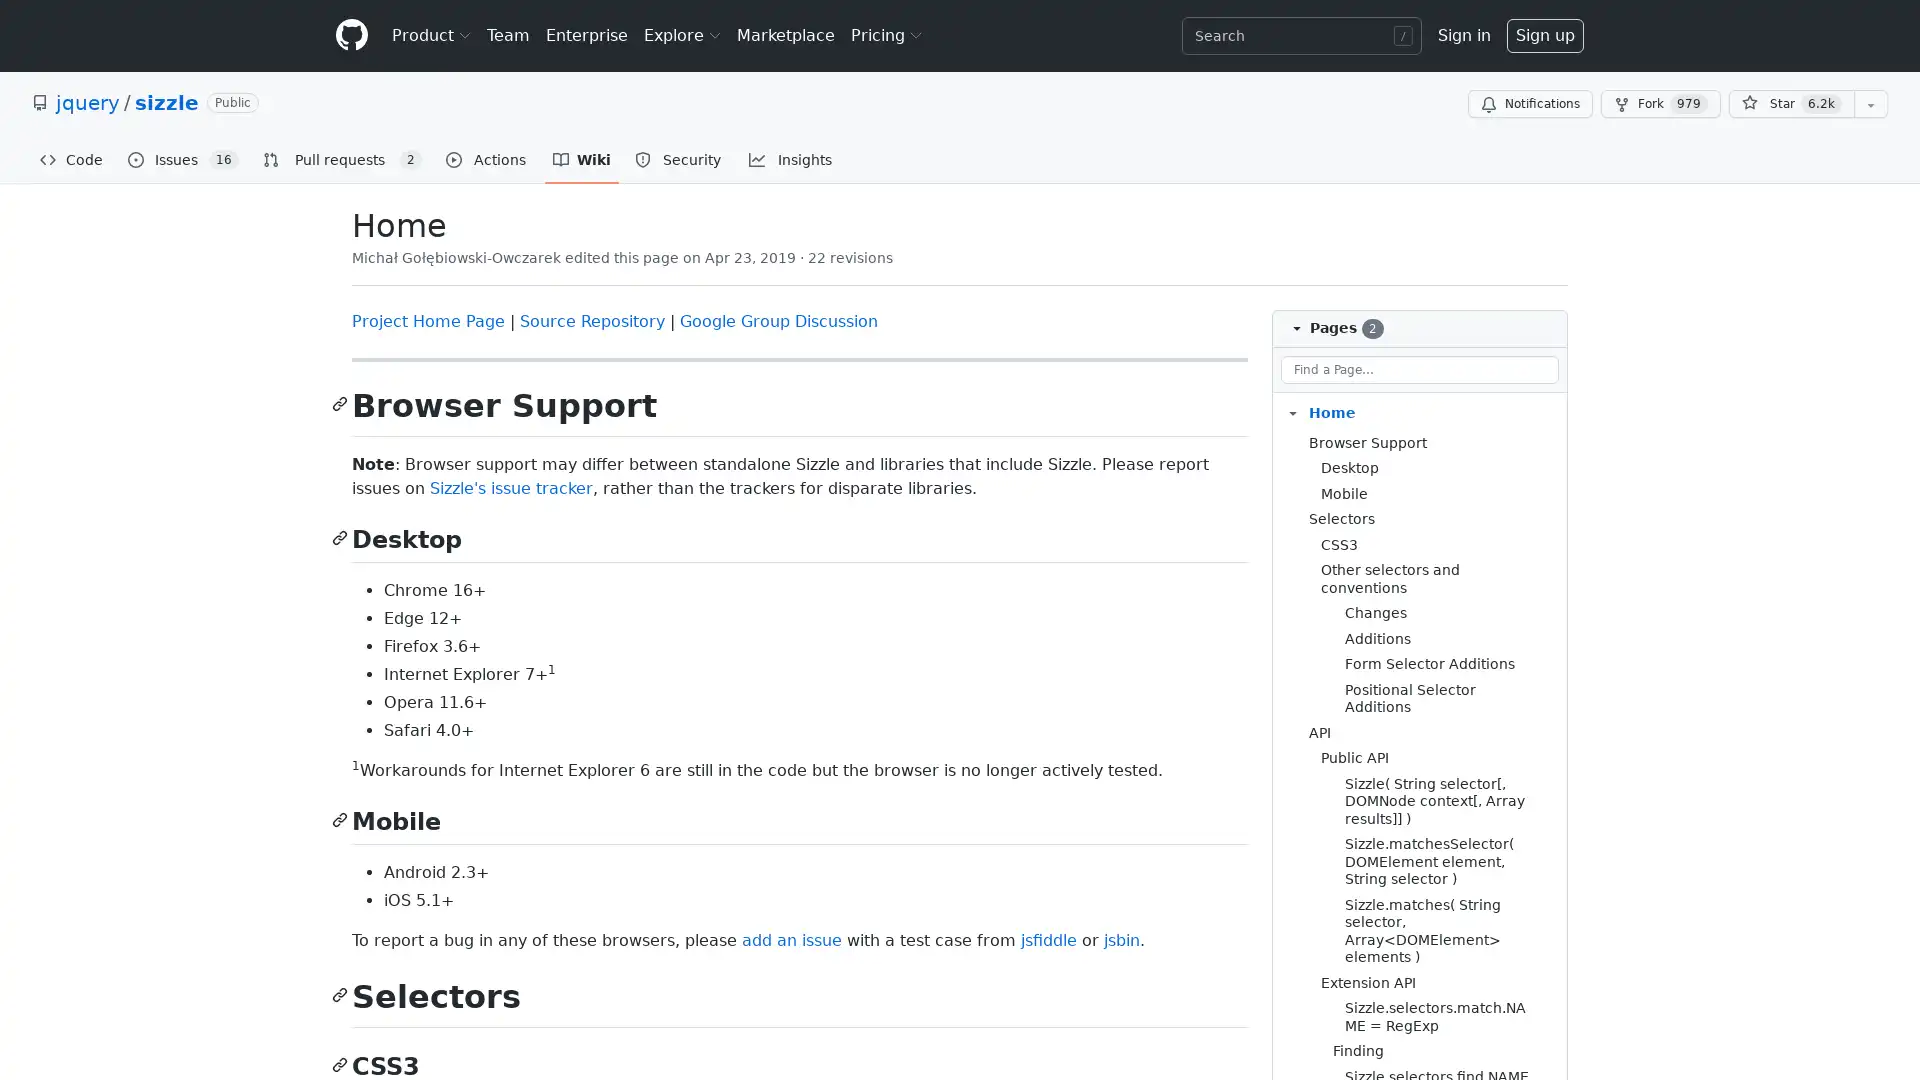  I want to click on You must be signed in to add this repository to a list, so click(1870, 104).